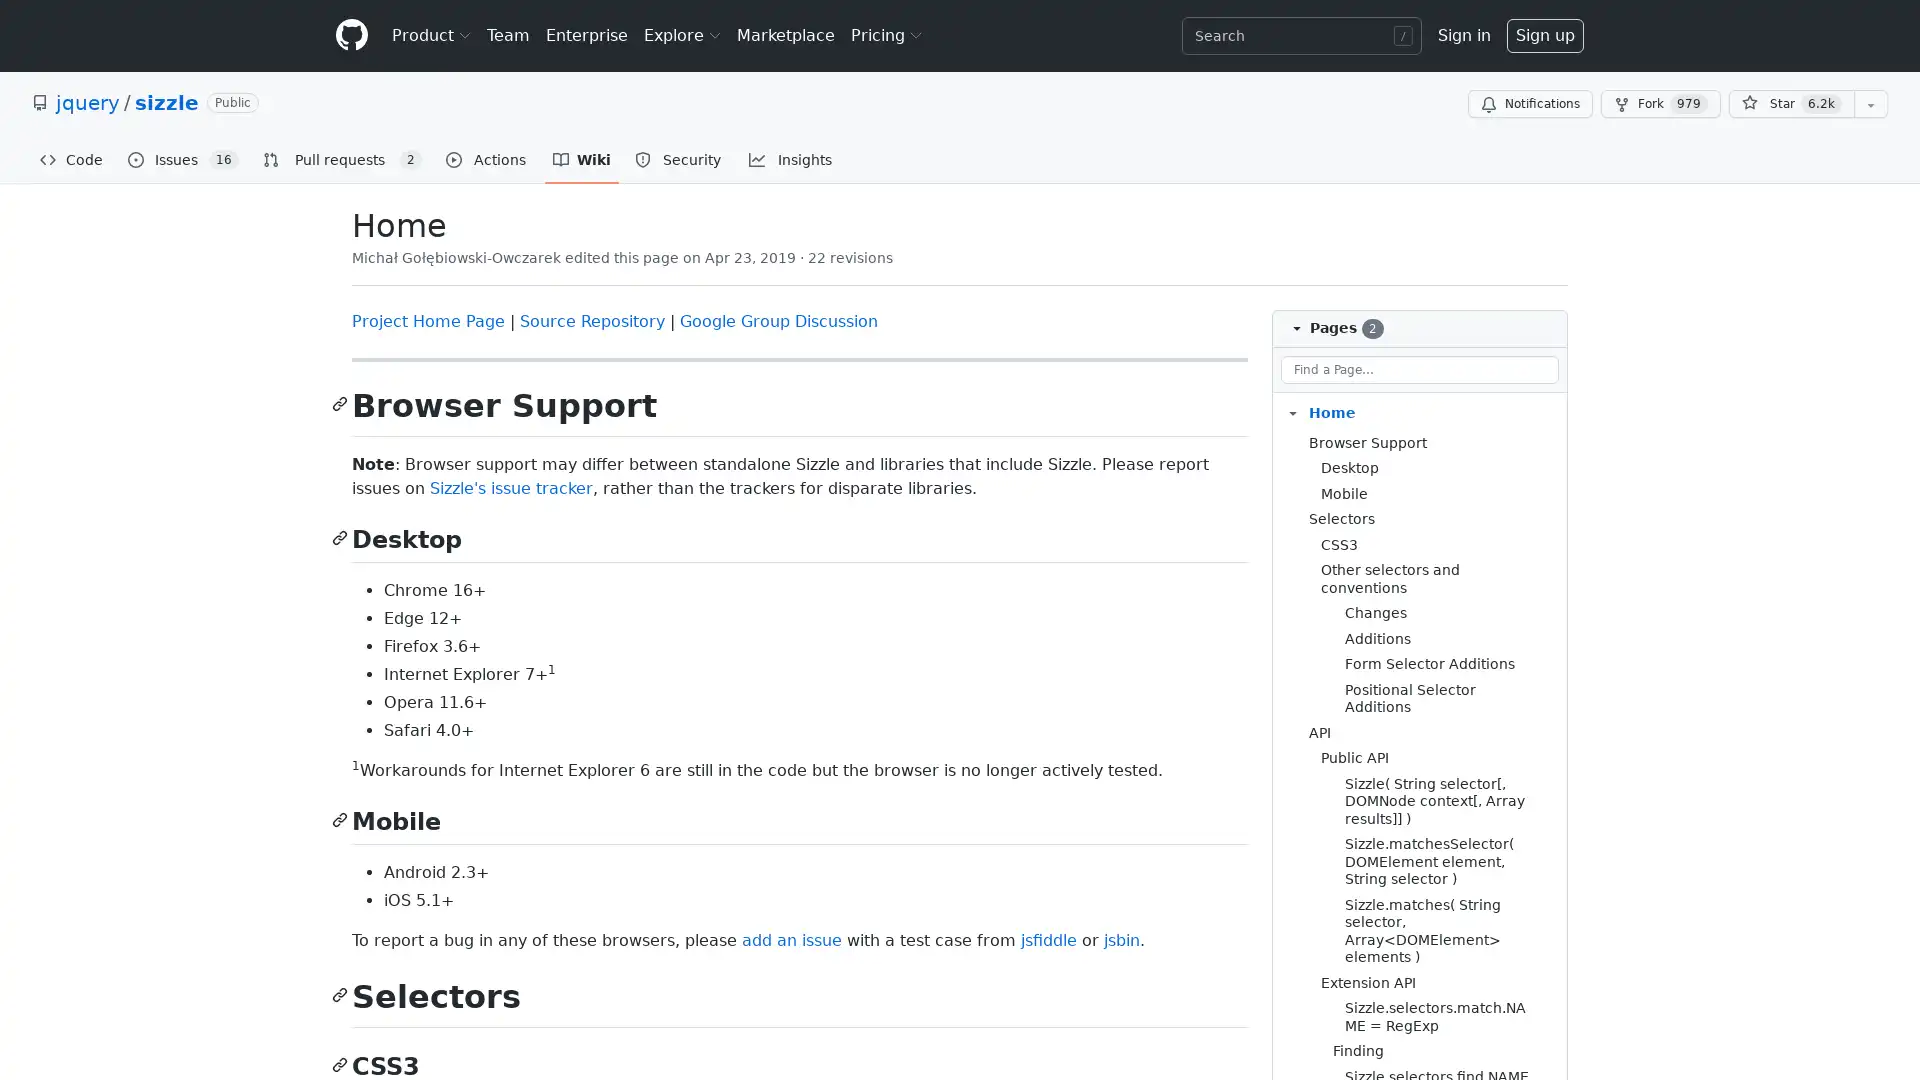  I want to click on You must be signed in to add this repository to a list, so click(1870, 104).